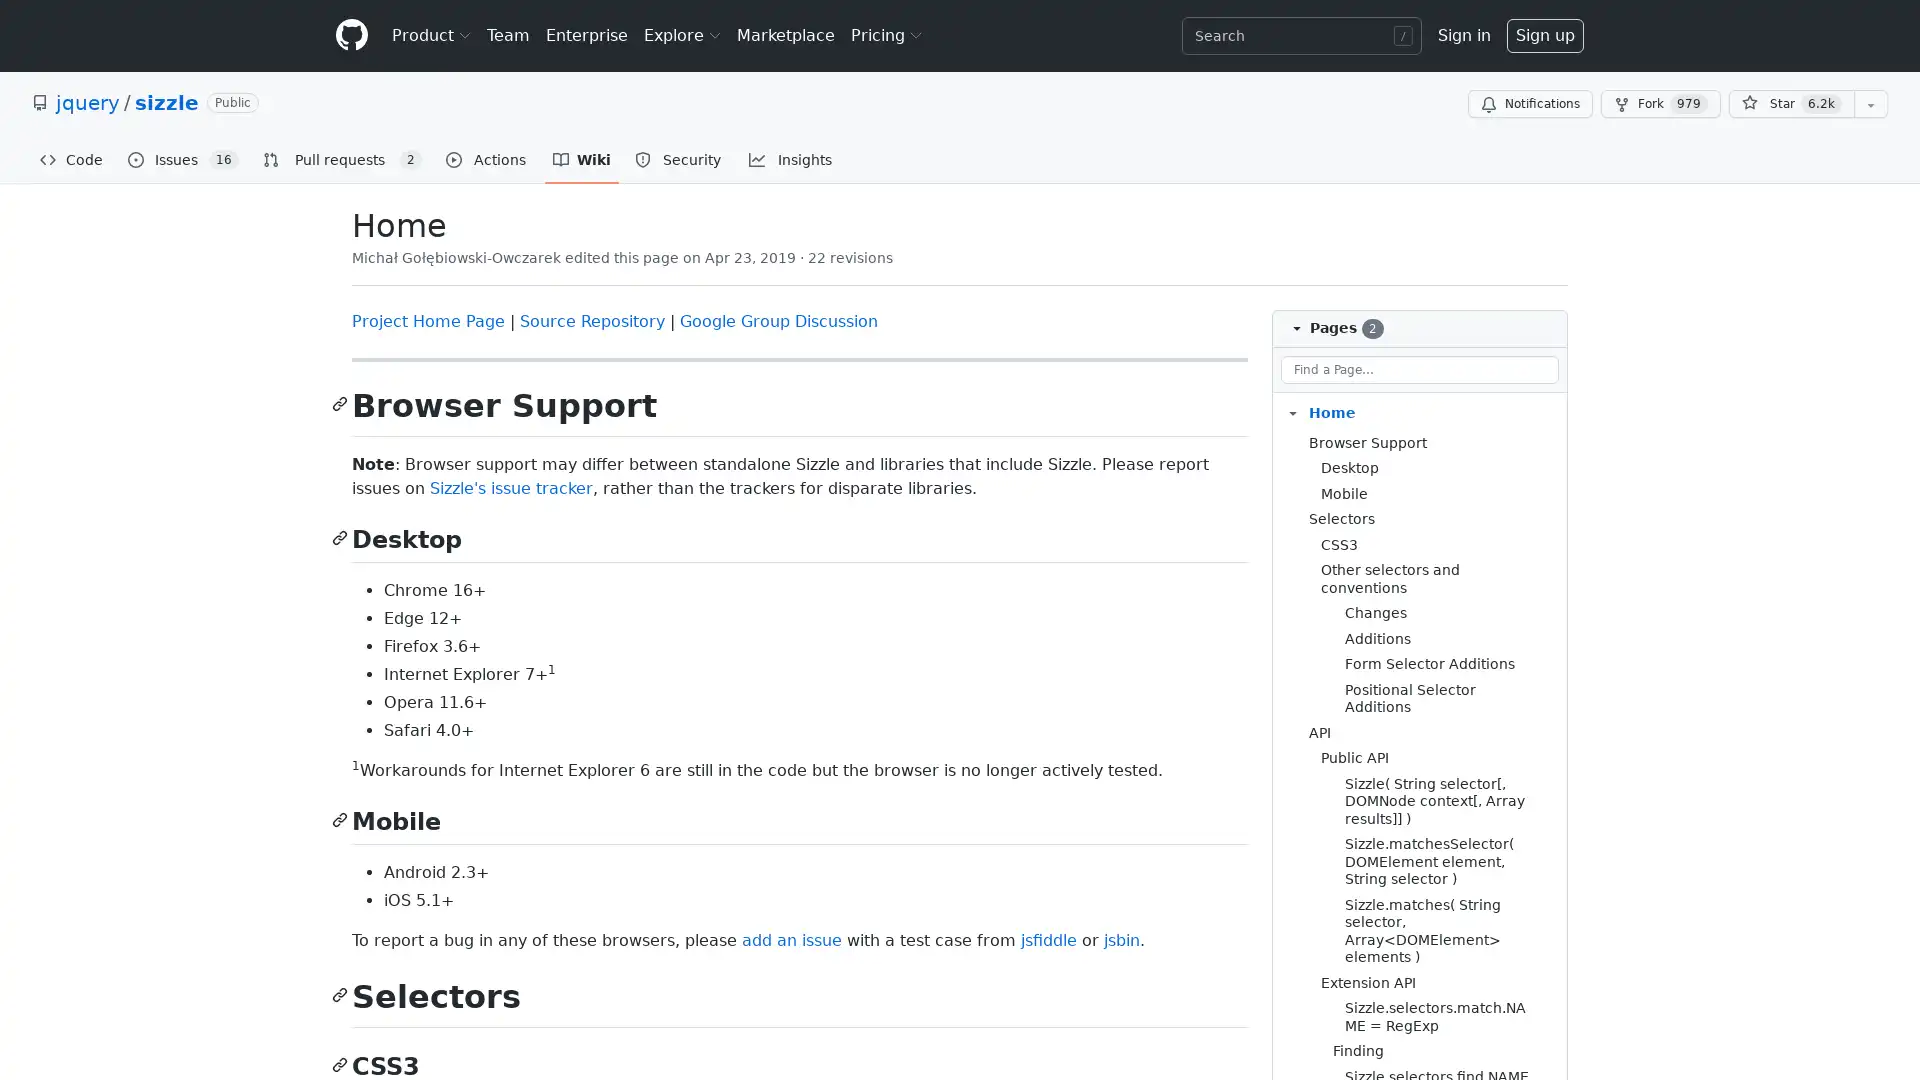  I want to click on You must be signed in to add this repository to a list, so click(1870, 104).